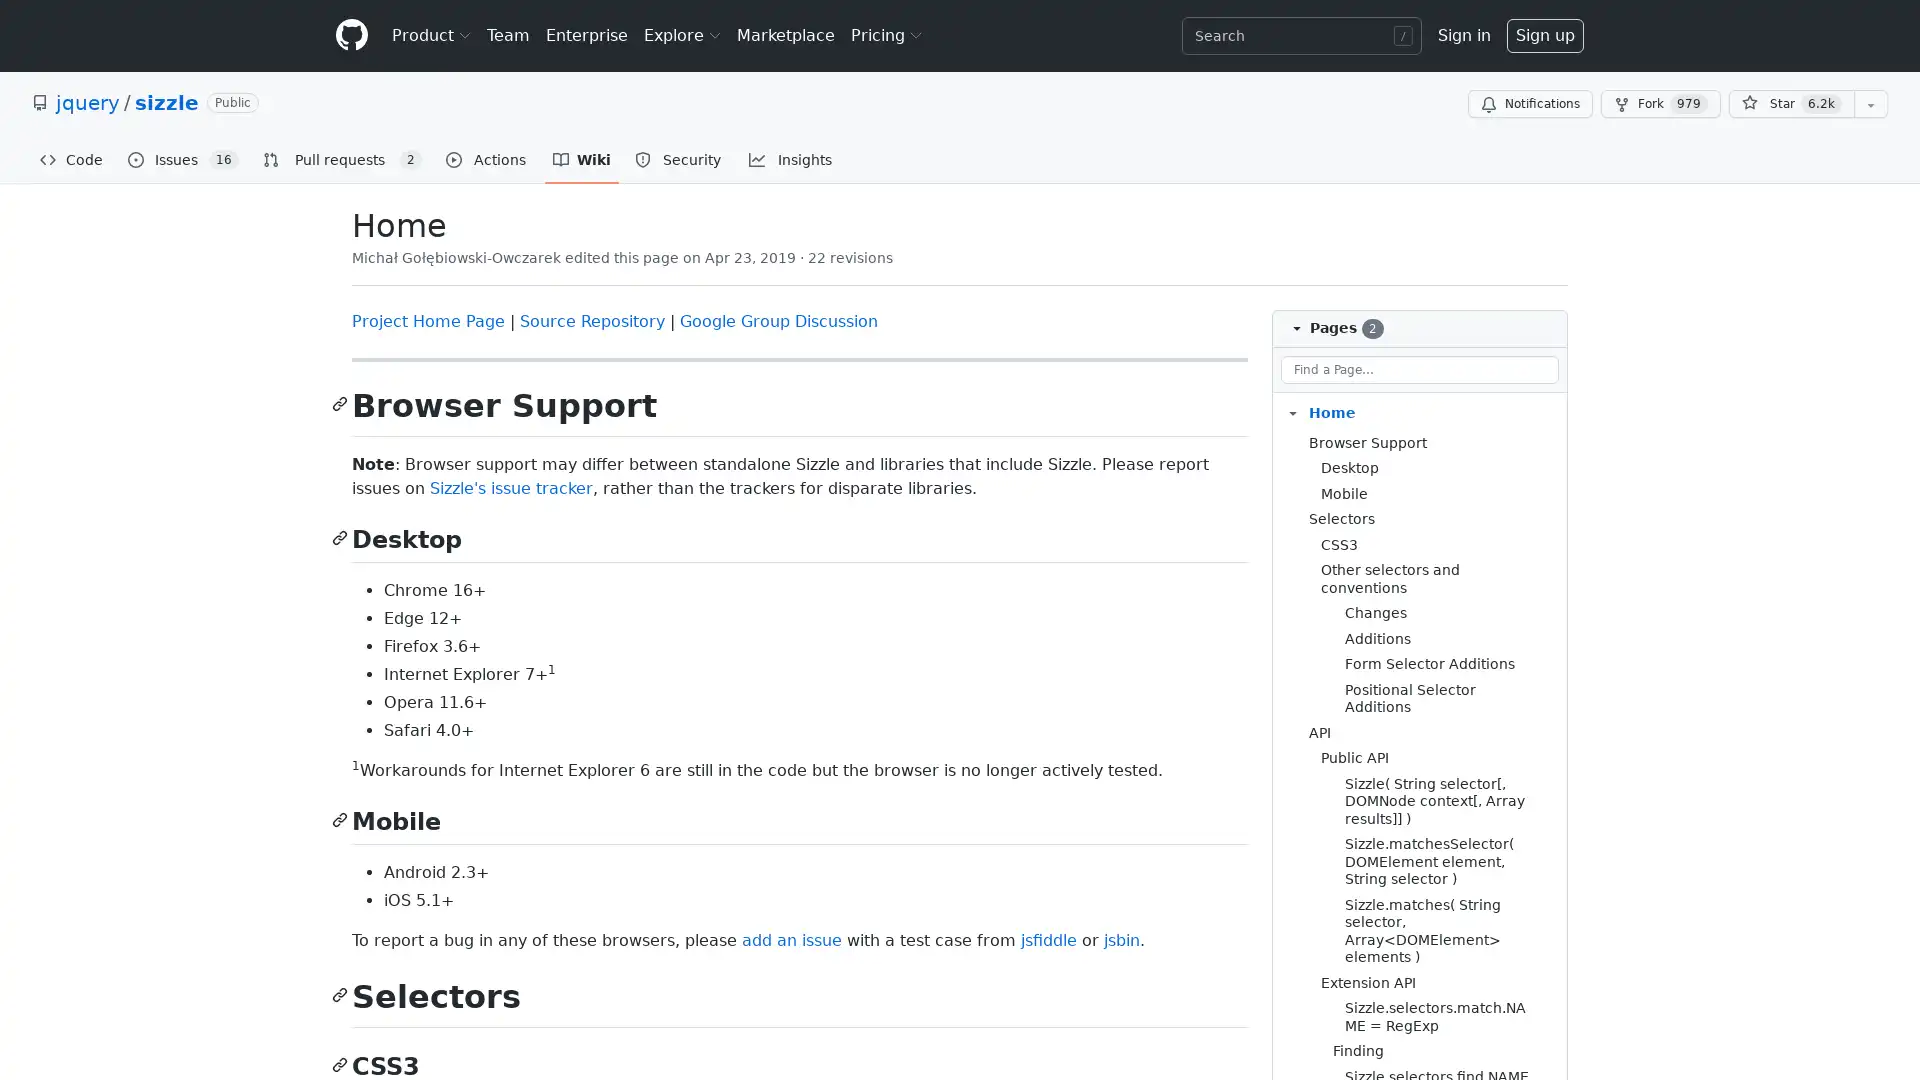  I want to click on You must be signed in to add this repository to a list, so click(1870, 104).